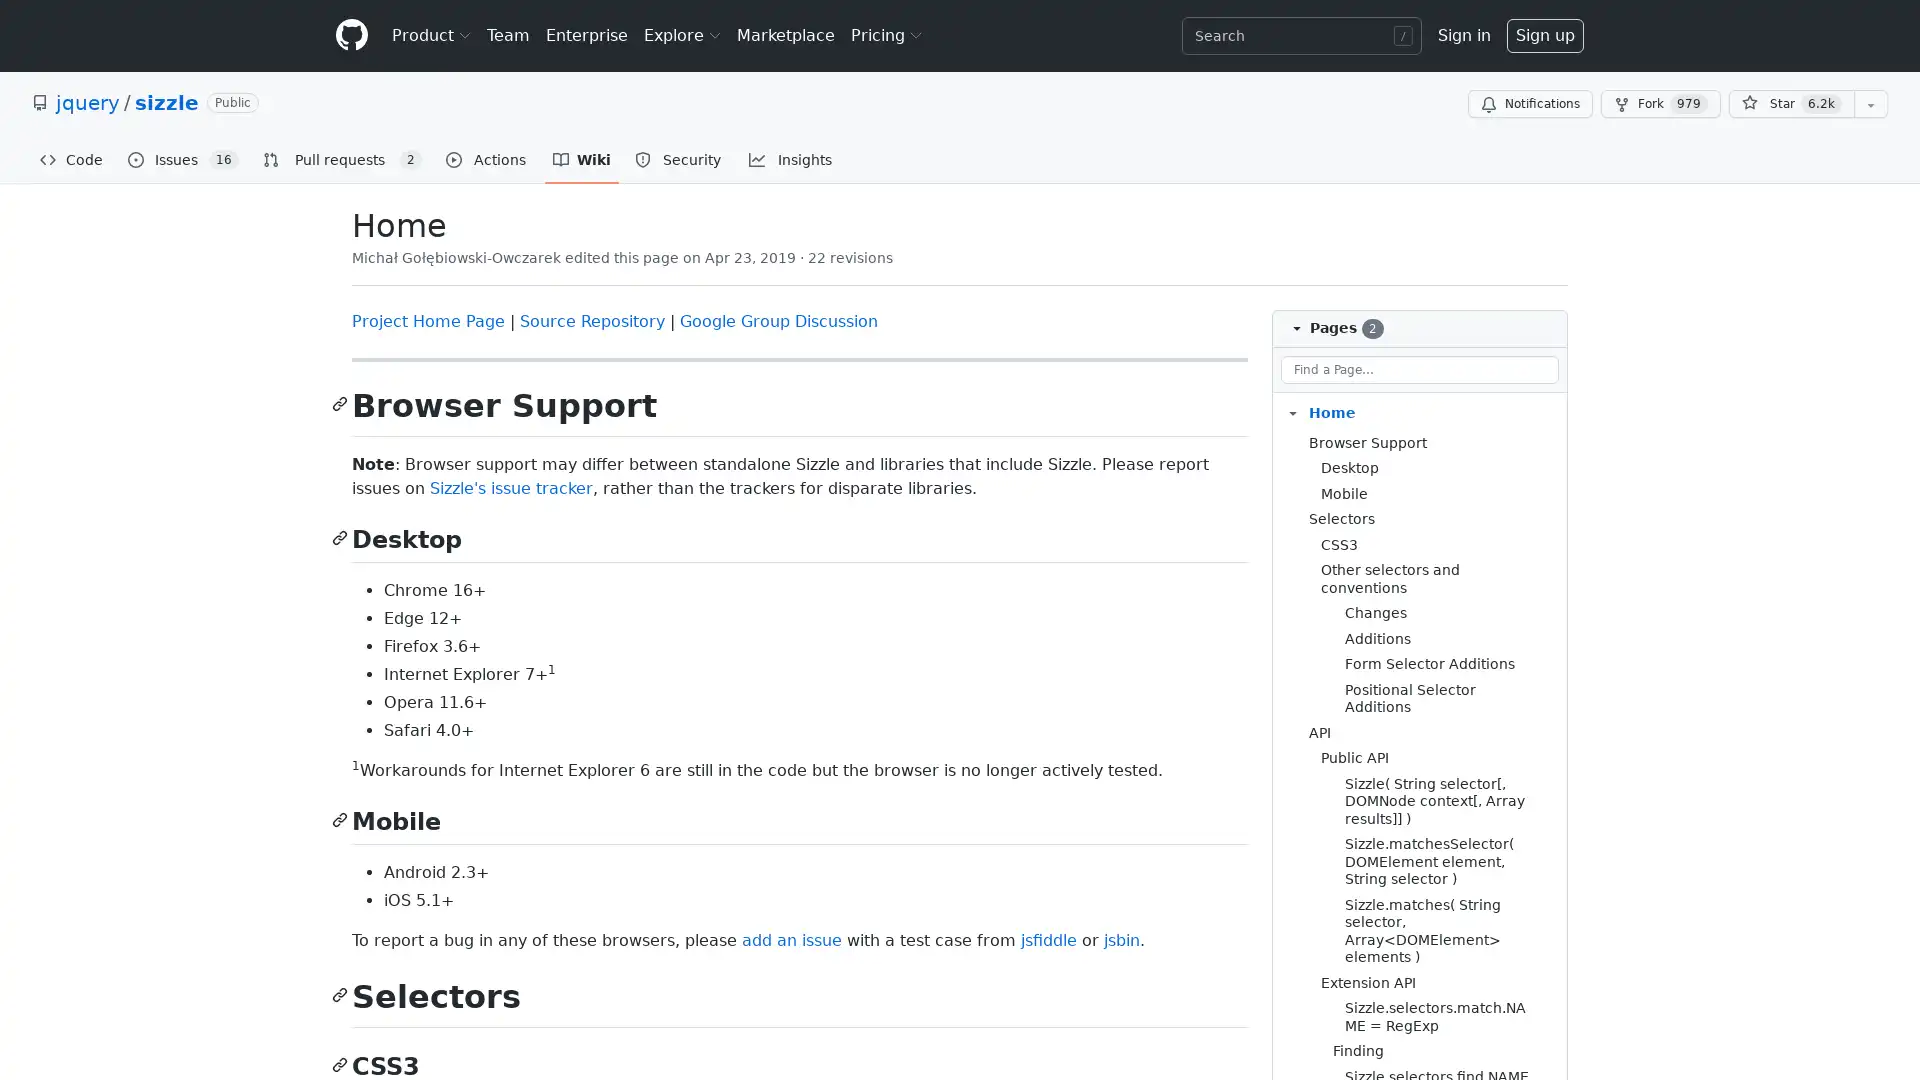  I want to click on You must be signed in to add this repository to a list, so click(1870, 104).